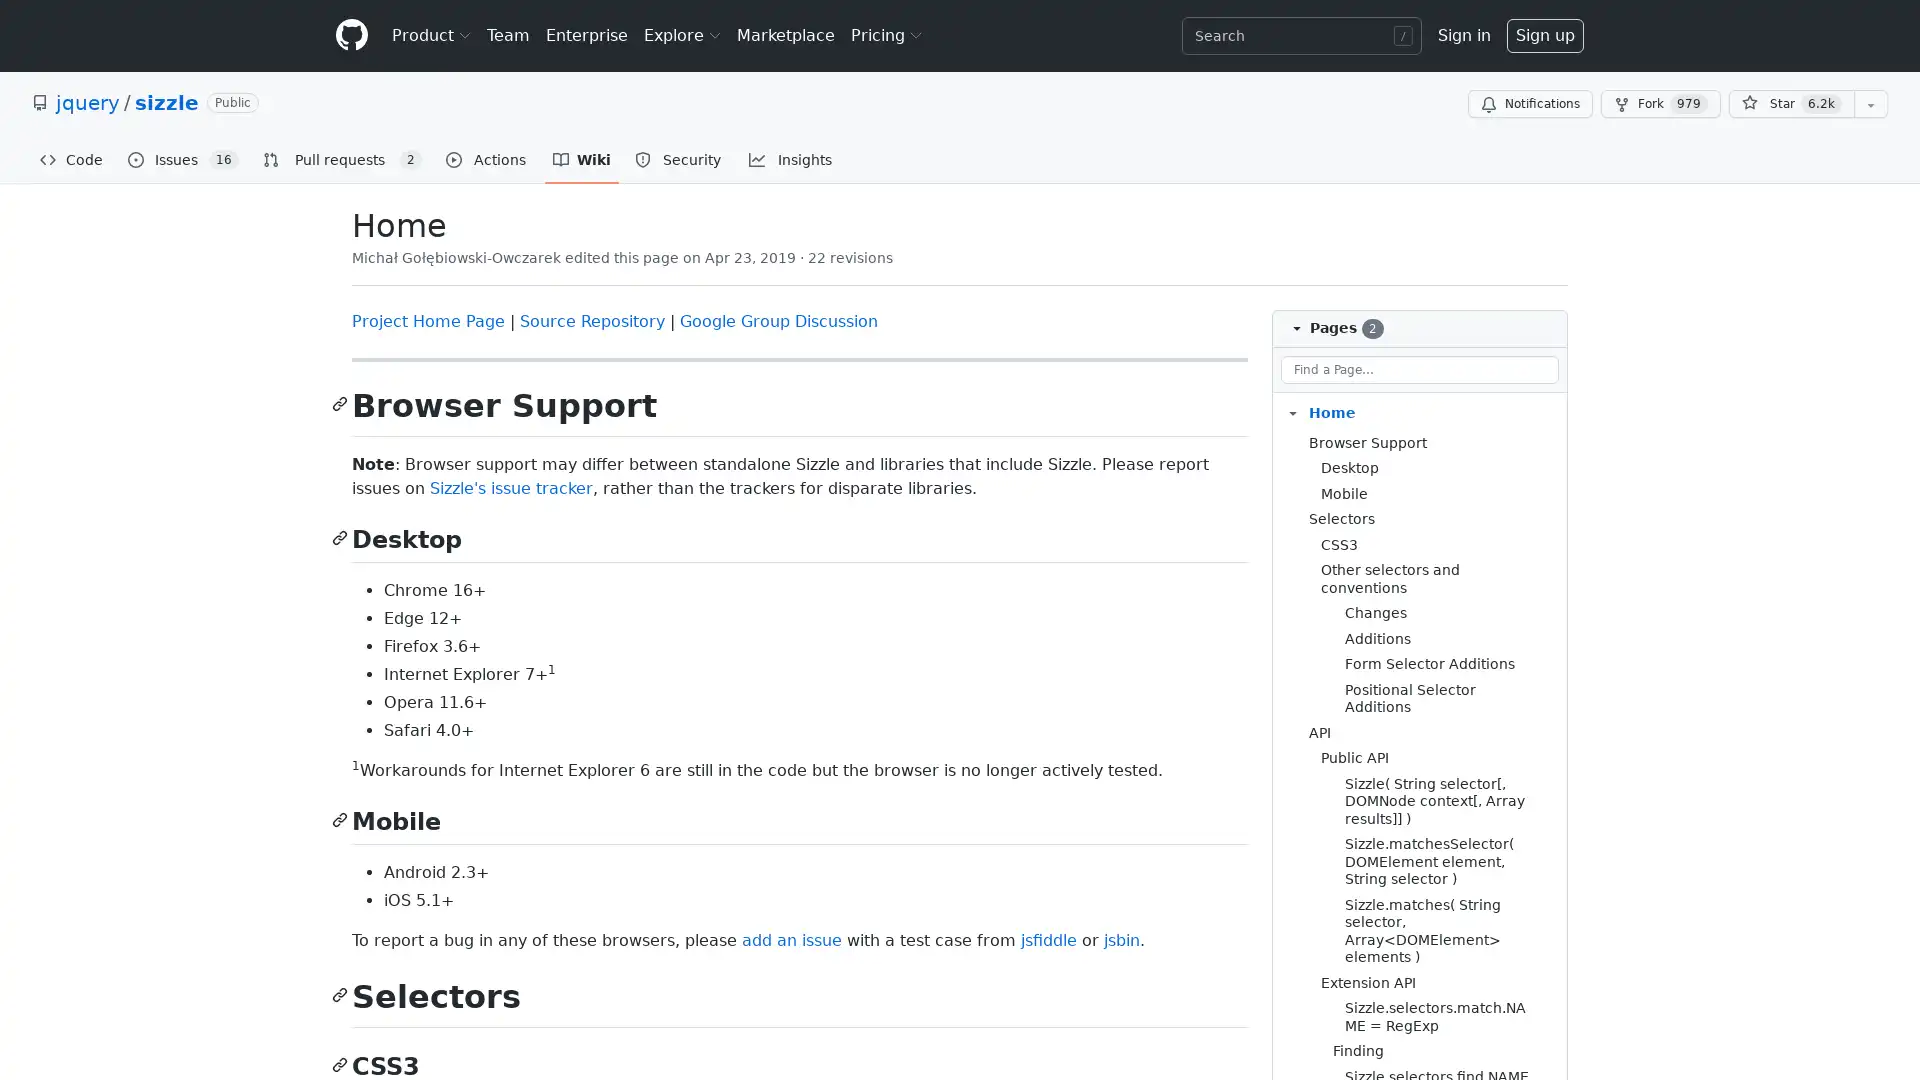  I want to click on You must be signed in to add this repository to a list, so click(1870, 104).